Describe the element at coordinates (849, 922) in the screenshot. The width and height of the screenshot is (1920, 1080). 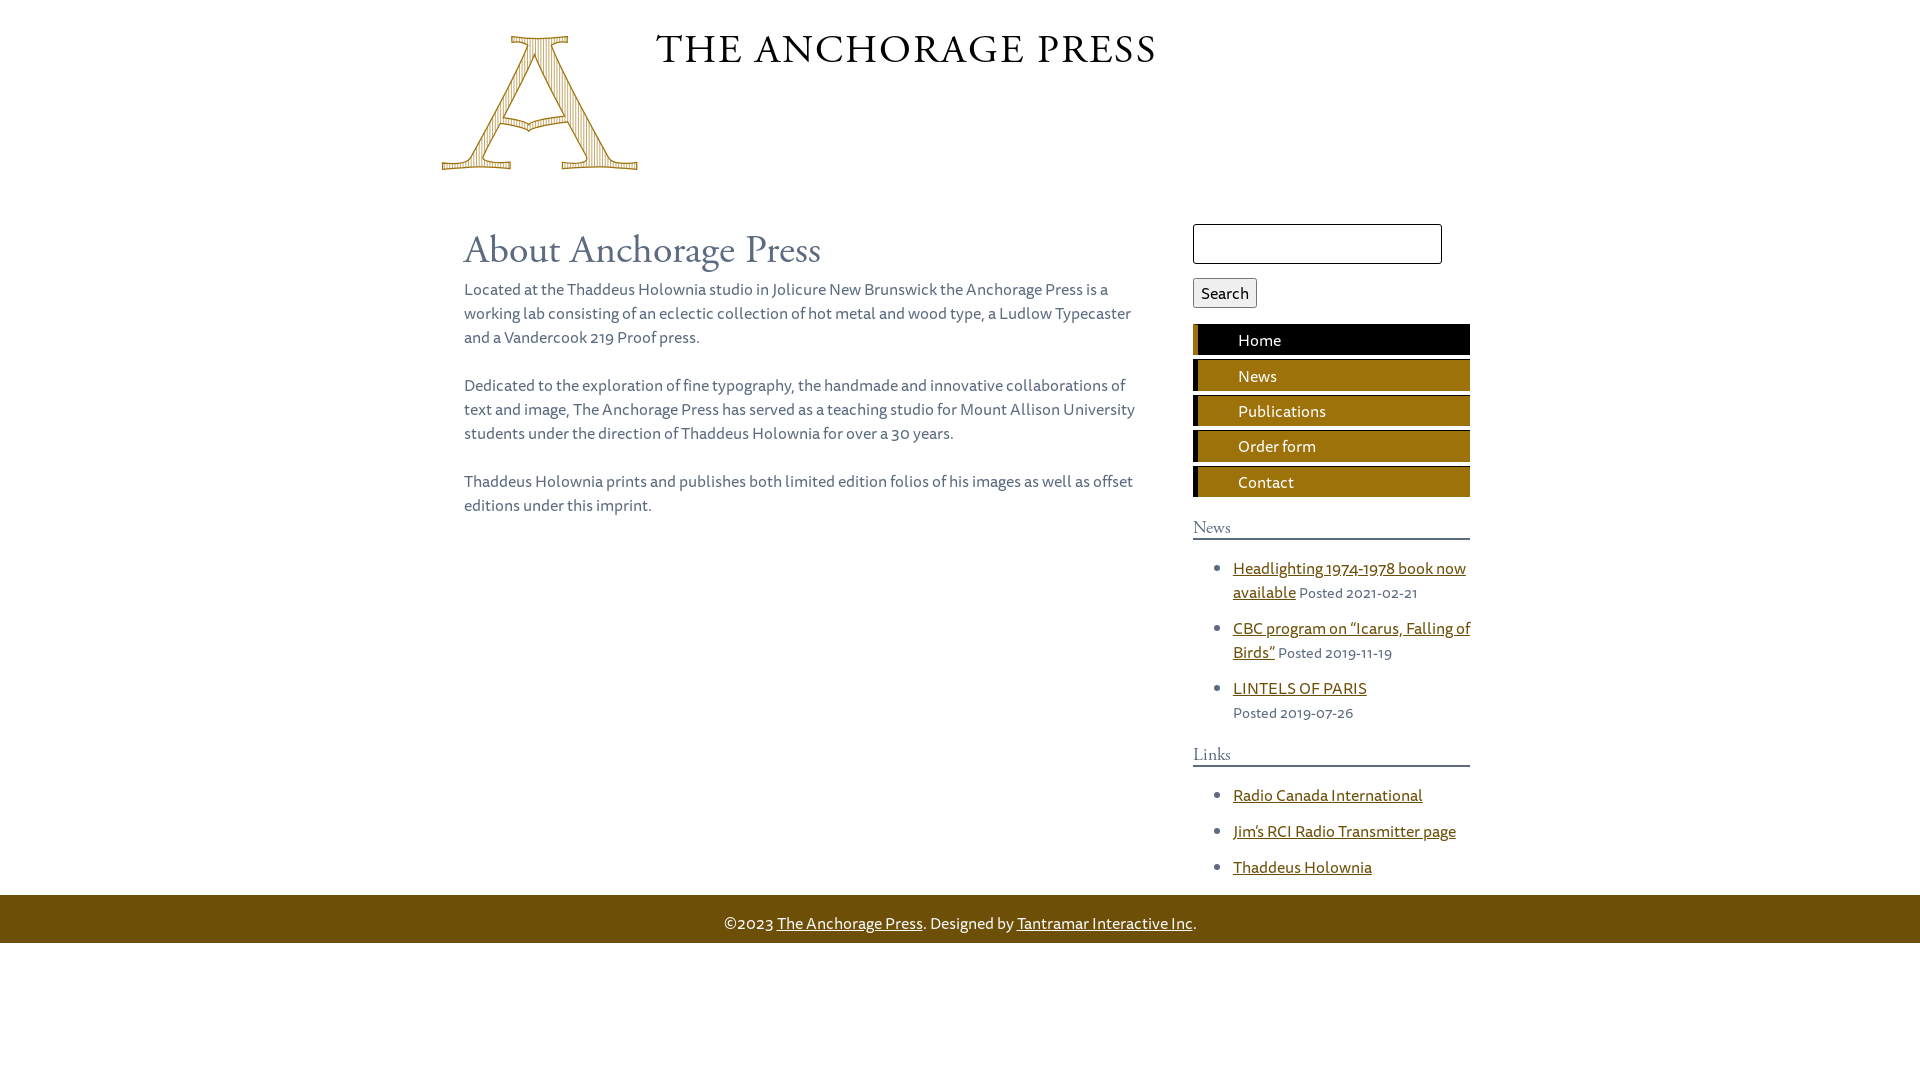
I see `'The Anchorage Press'` at that location.